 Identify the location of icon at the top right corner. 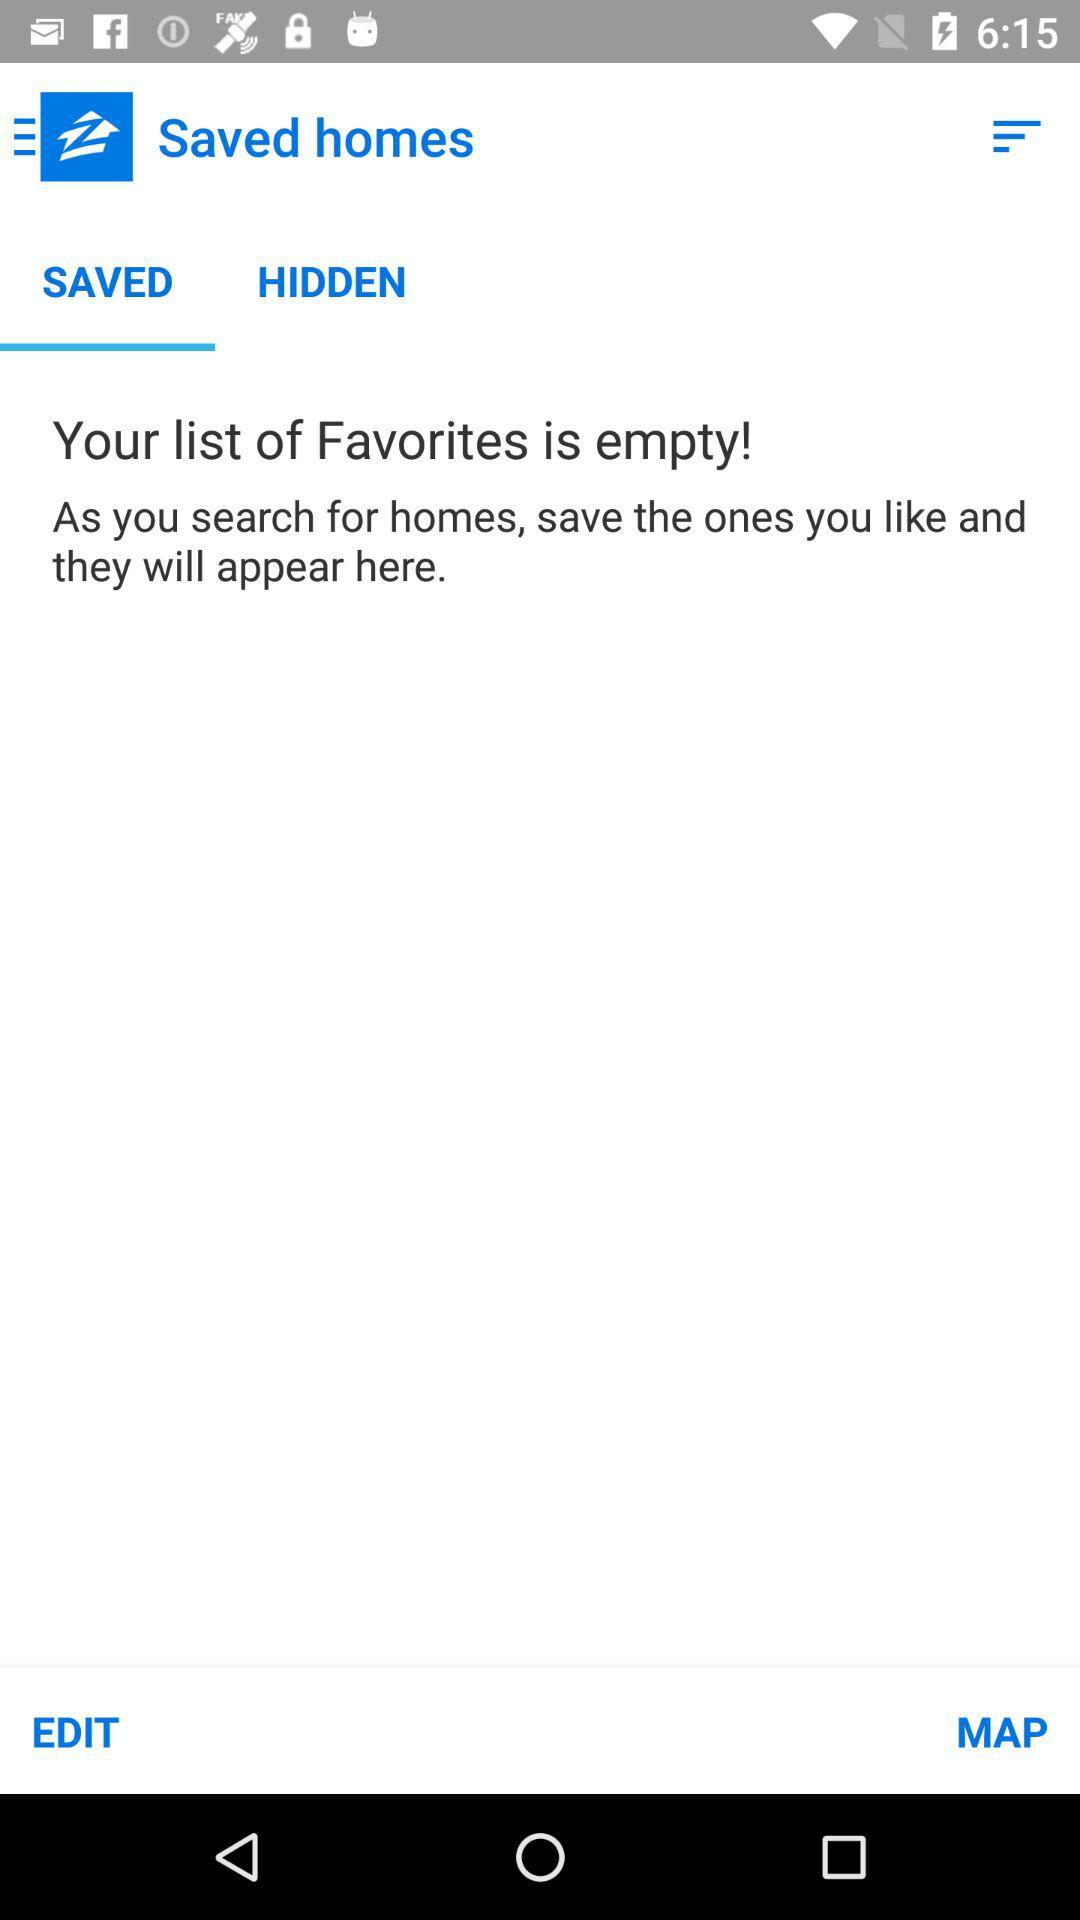
(1017, 135).